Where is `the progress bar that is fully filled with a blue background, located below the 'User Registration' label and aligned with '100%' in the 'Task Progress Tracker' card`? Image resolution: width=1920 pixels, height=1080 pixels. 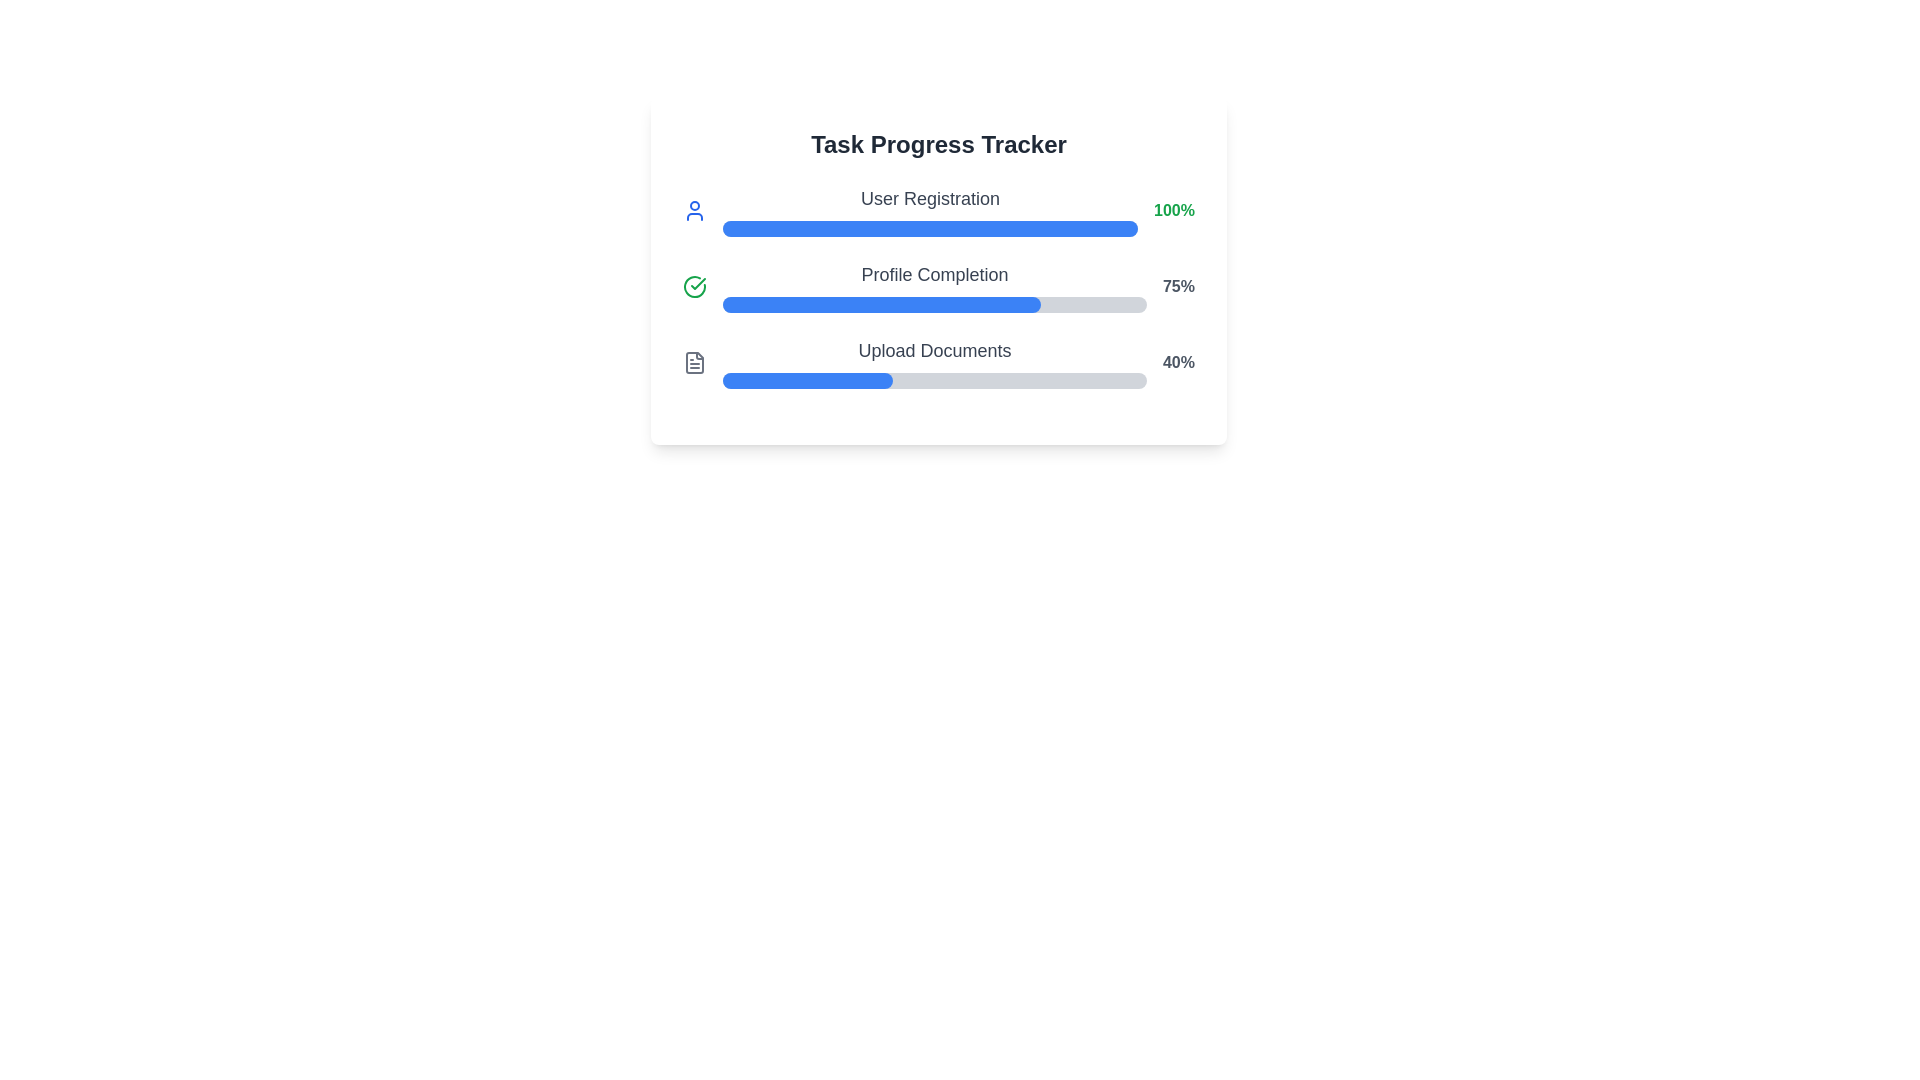 the progress bar that is fully filled with a blue background, located below the 'User Registration' label and aligned with '100%' in the 'Task Progress Tracker' card is located at coordinates (929, 227).